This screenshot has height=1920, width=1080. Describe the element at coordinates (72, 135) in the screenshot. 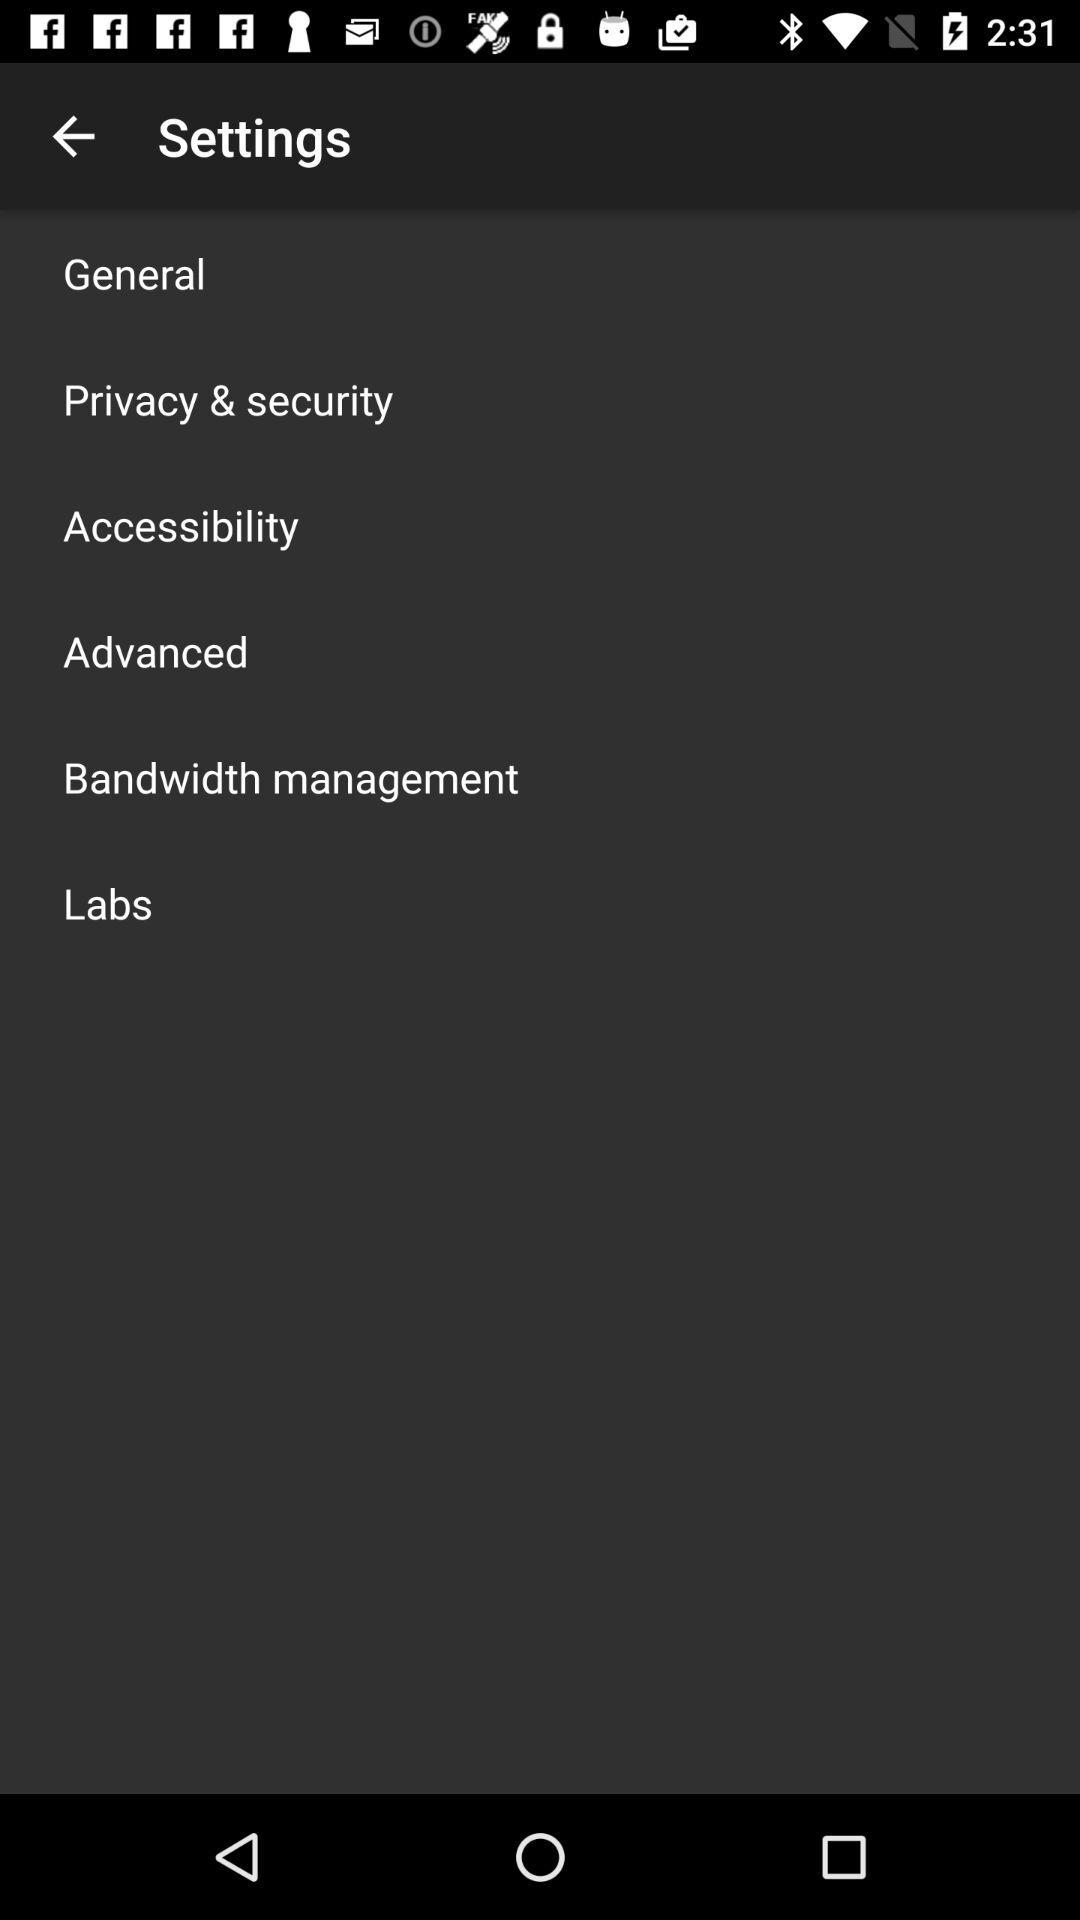

I see `the app to the left of settings app` at that location.